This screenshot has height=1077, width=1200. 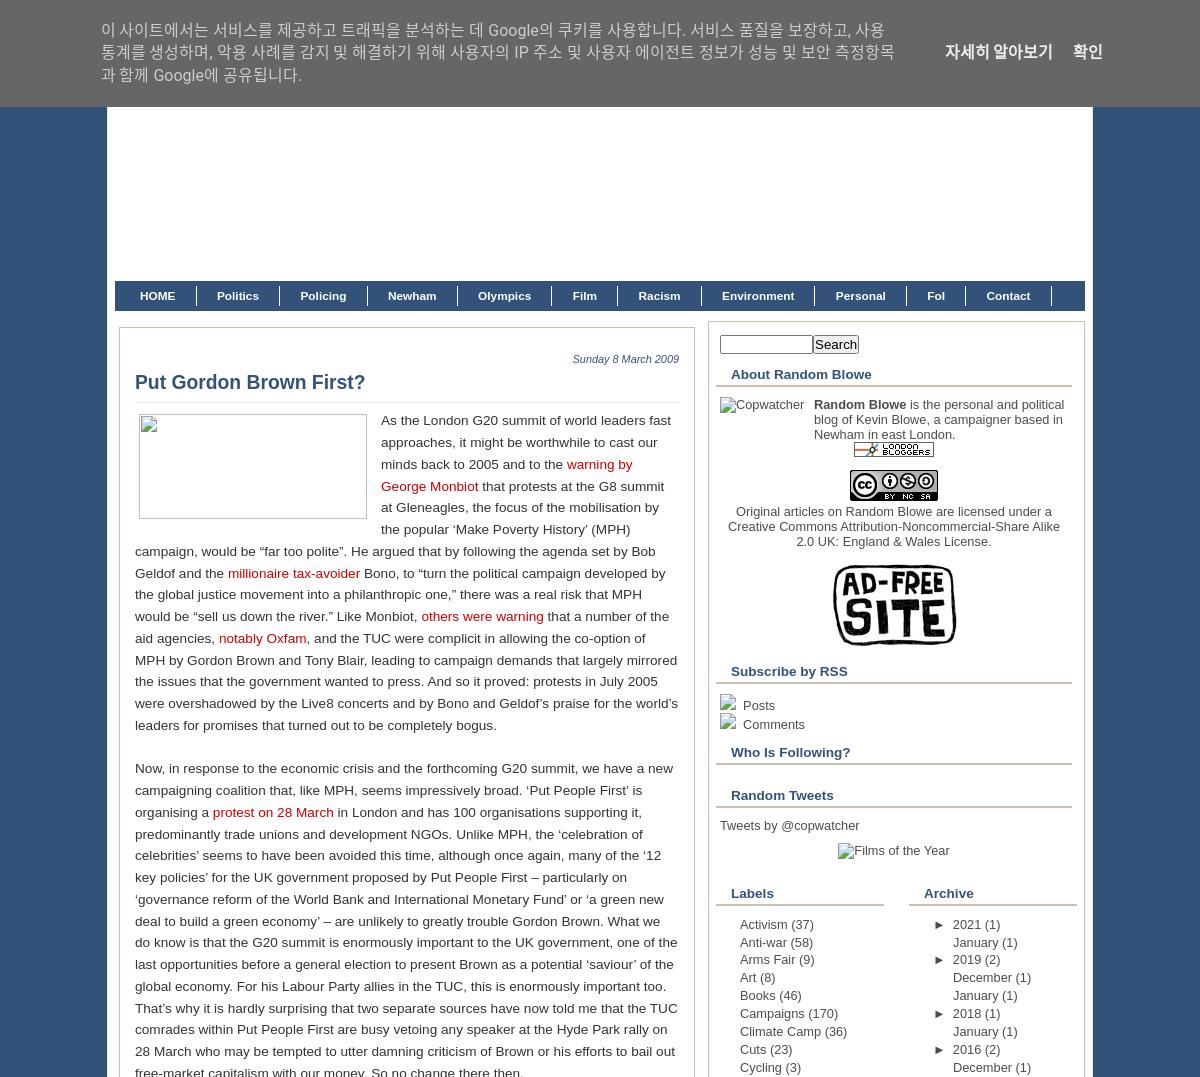 I want to click on '2018', so click(x=968, y=1012).